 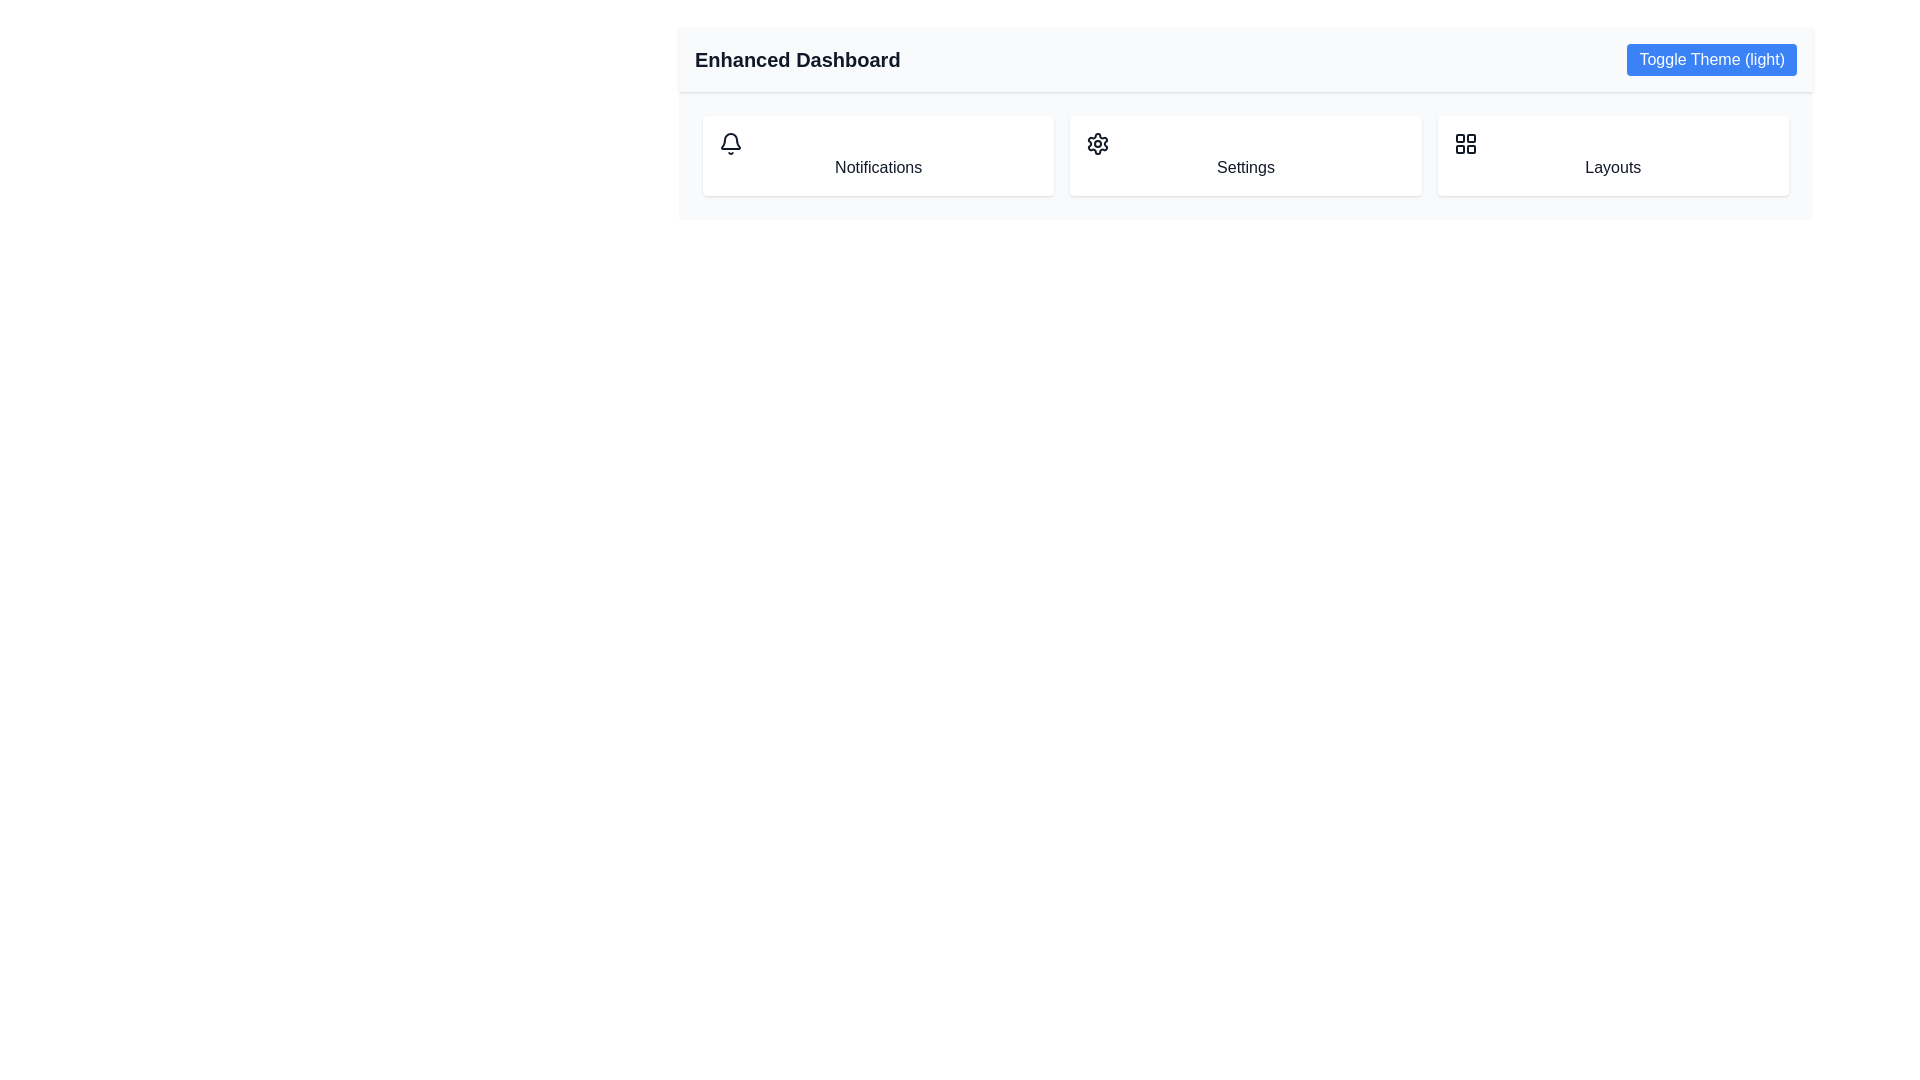 I want to click on the grid layout icon located centrally within the 'Layouts' card on the rightmost side of the dashboard, so click(x=1465, y=142).